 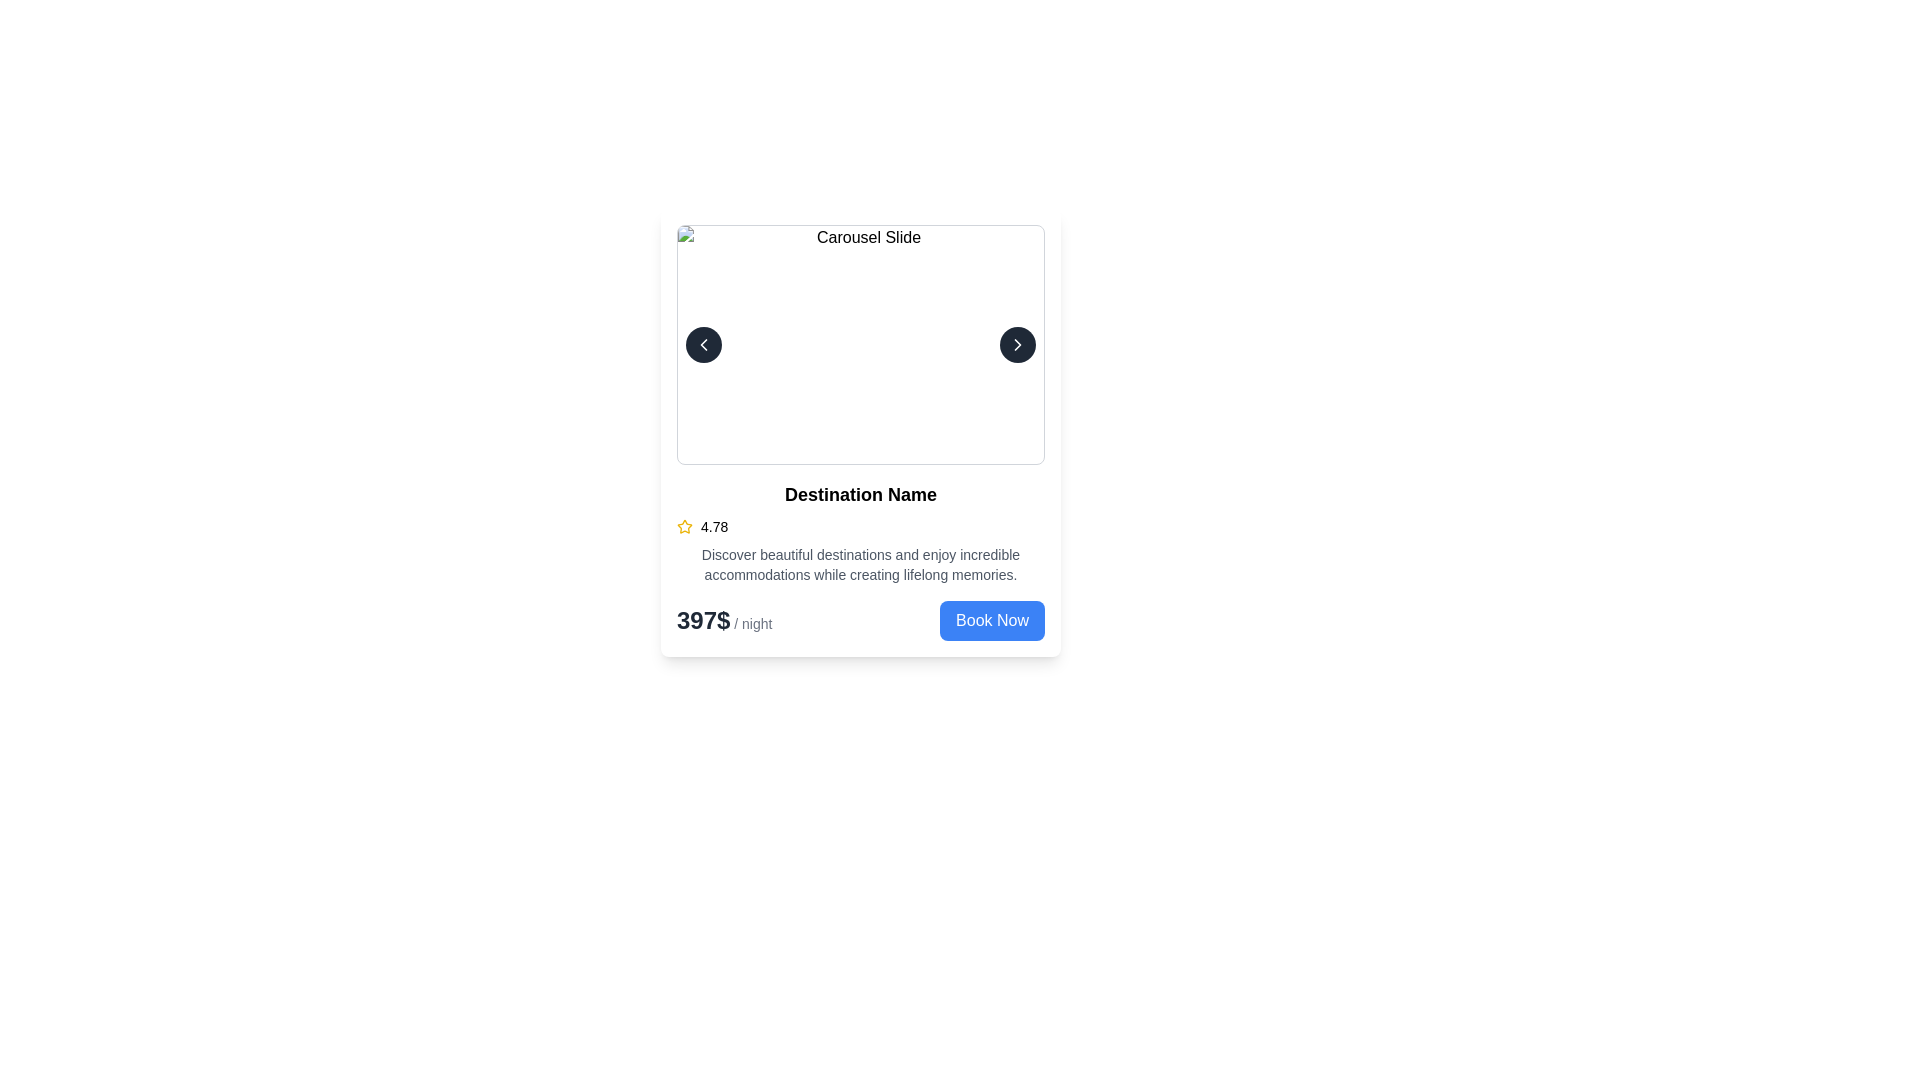 I want to click on displayed text from the Text Label that indicates the cost per night of the accommodation, located in the bottom-left corner of the card, below the descriptive text and preceding the 'Book Now' button, so click(x=723, y=620).